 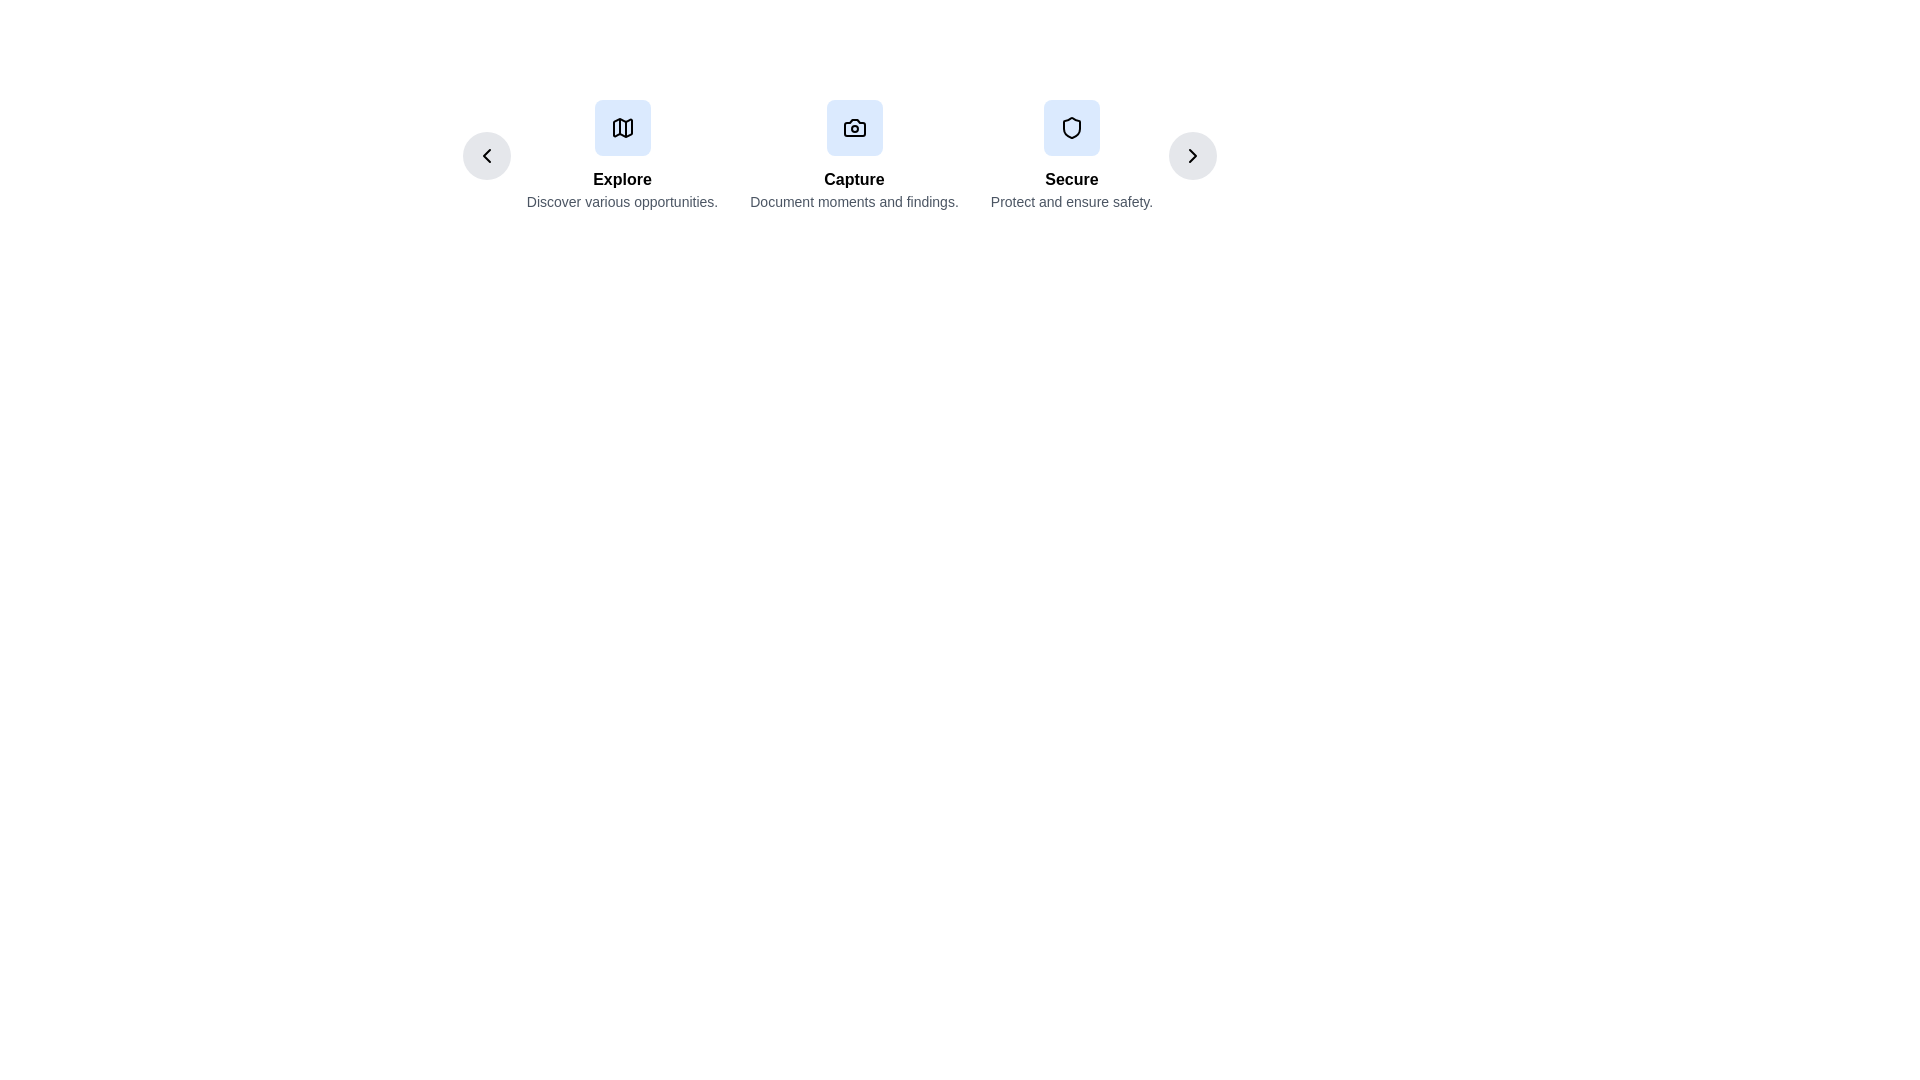 I want to click on text label that contains the word 'Secure' in bold, located below a shield icon and above the descriptive text 'Protect and ensure safety', so click(x=1070, y=180).